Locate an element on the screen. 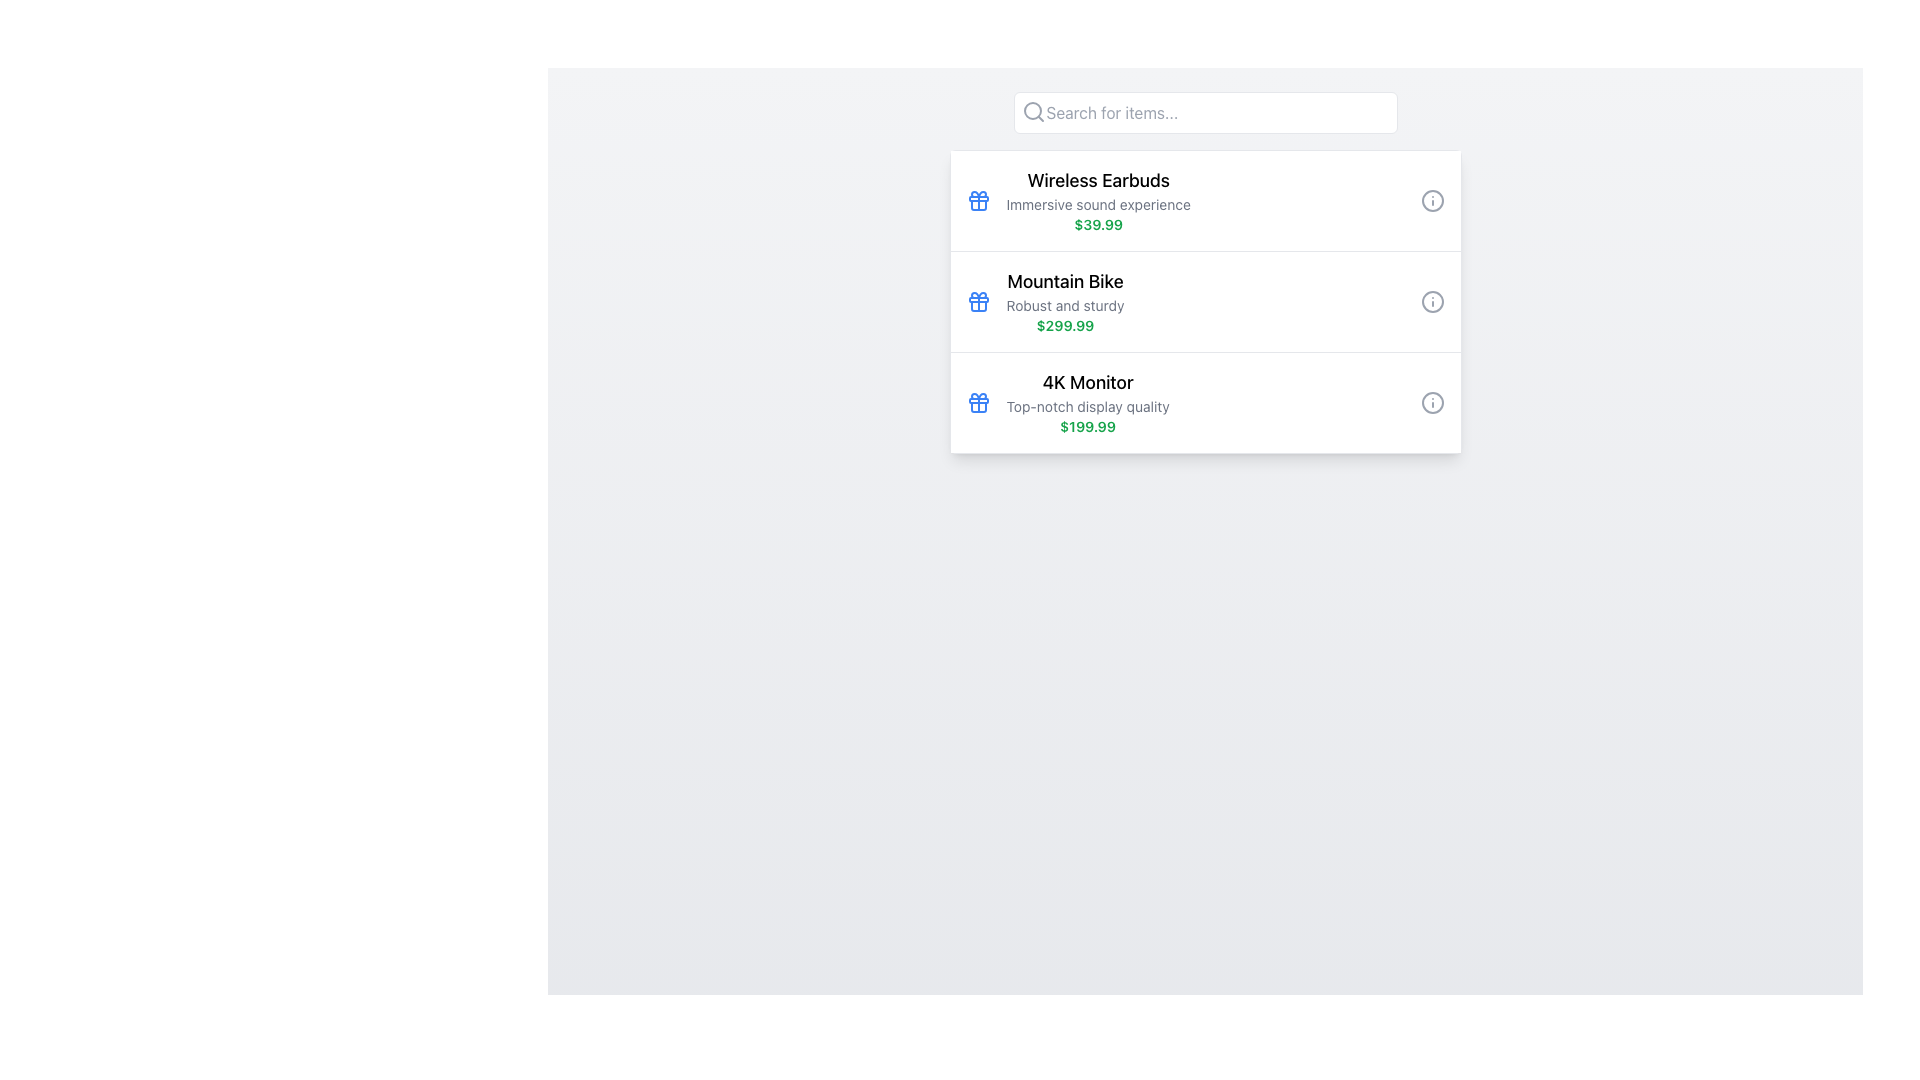 The width and height of the screenshot is (1920, 1080). the SVG graphical element representing the magnifying lens in the top-left corner of the search input field is located at coordinates (1032, 111).